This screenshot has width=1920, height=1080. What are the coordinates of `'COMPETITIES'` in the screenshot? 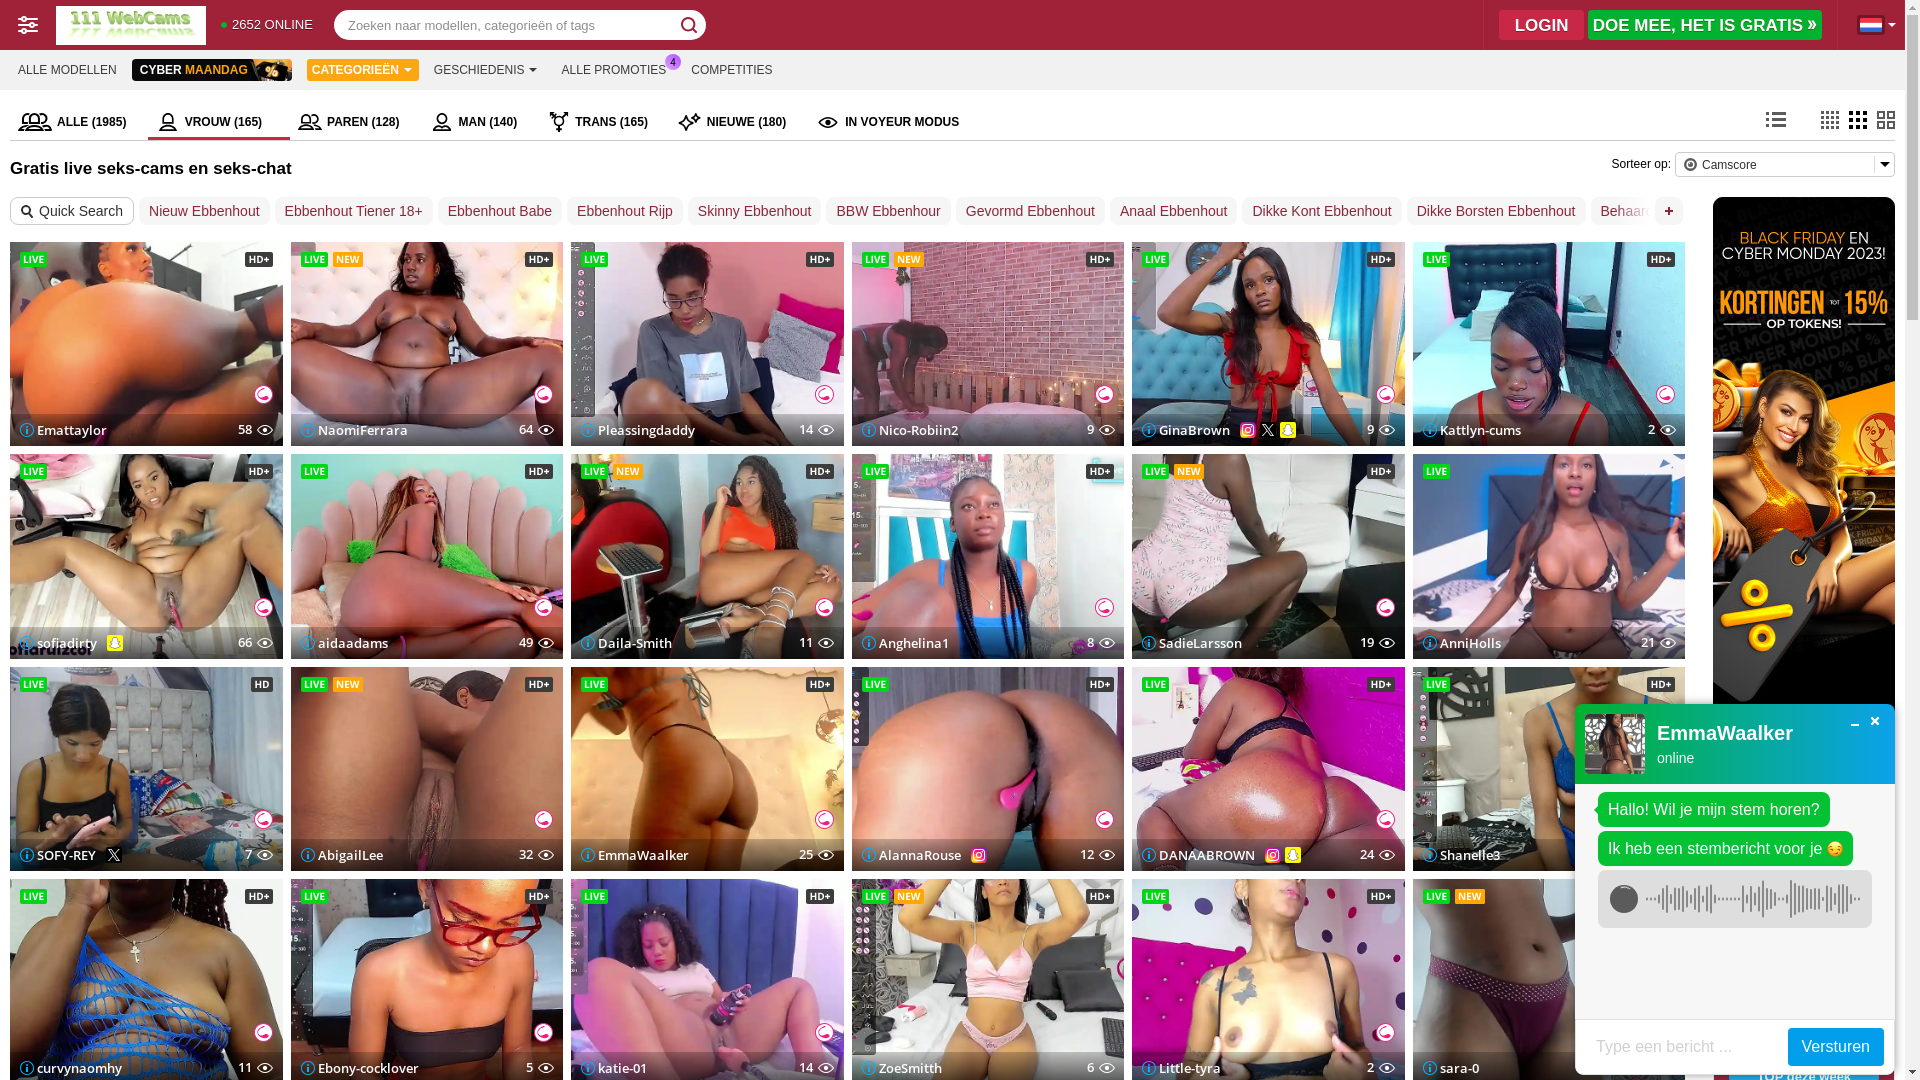 It's located at (681, 68).